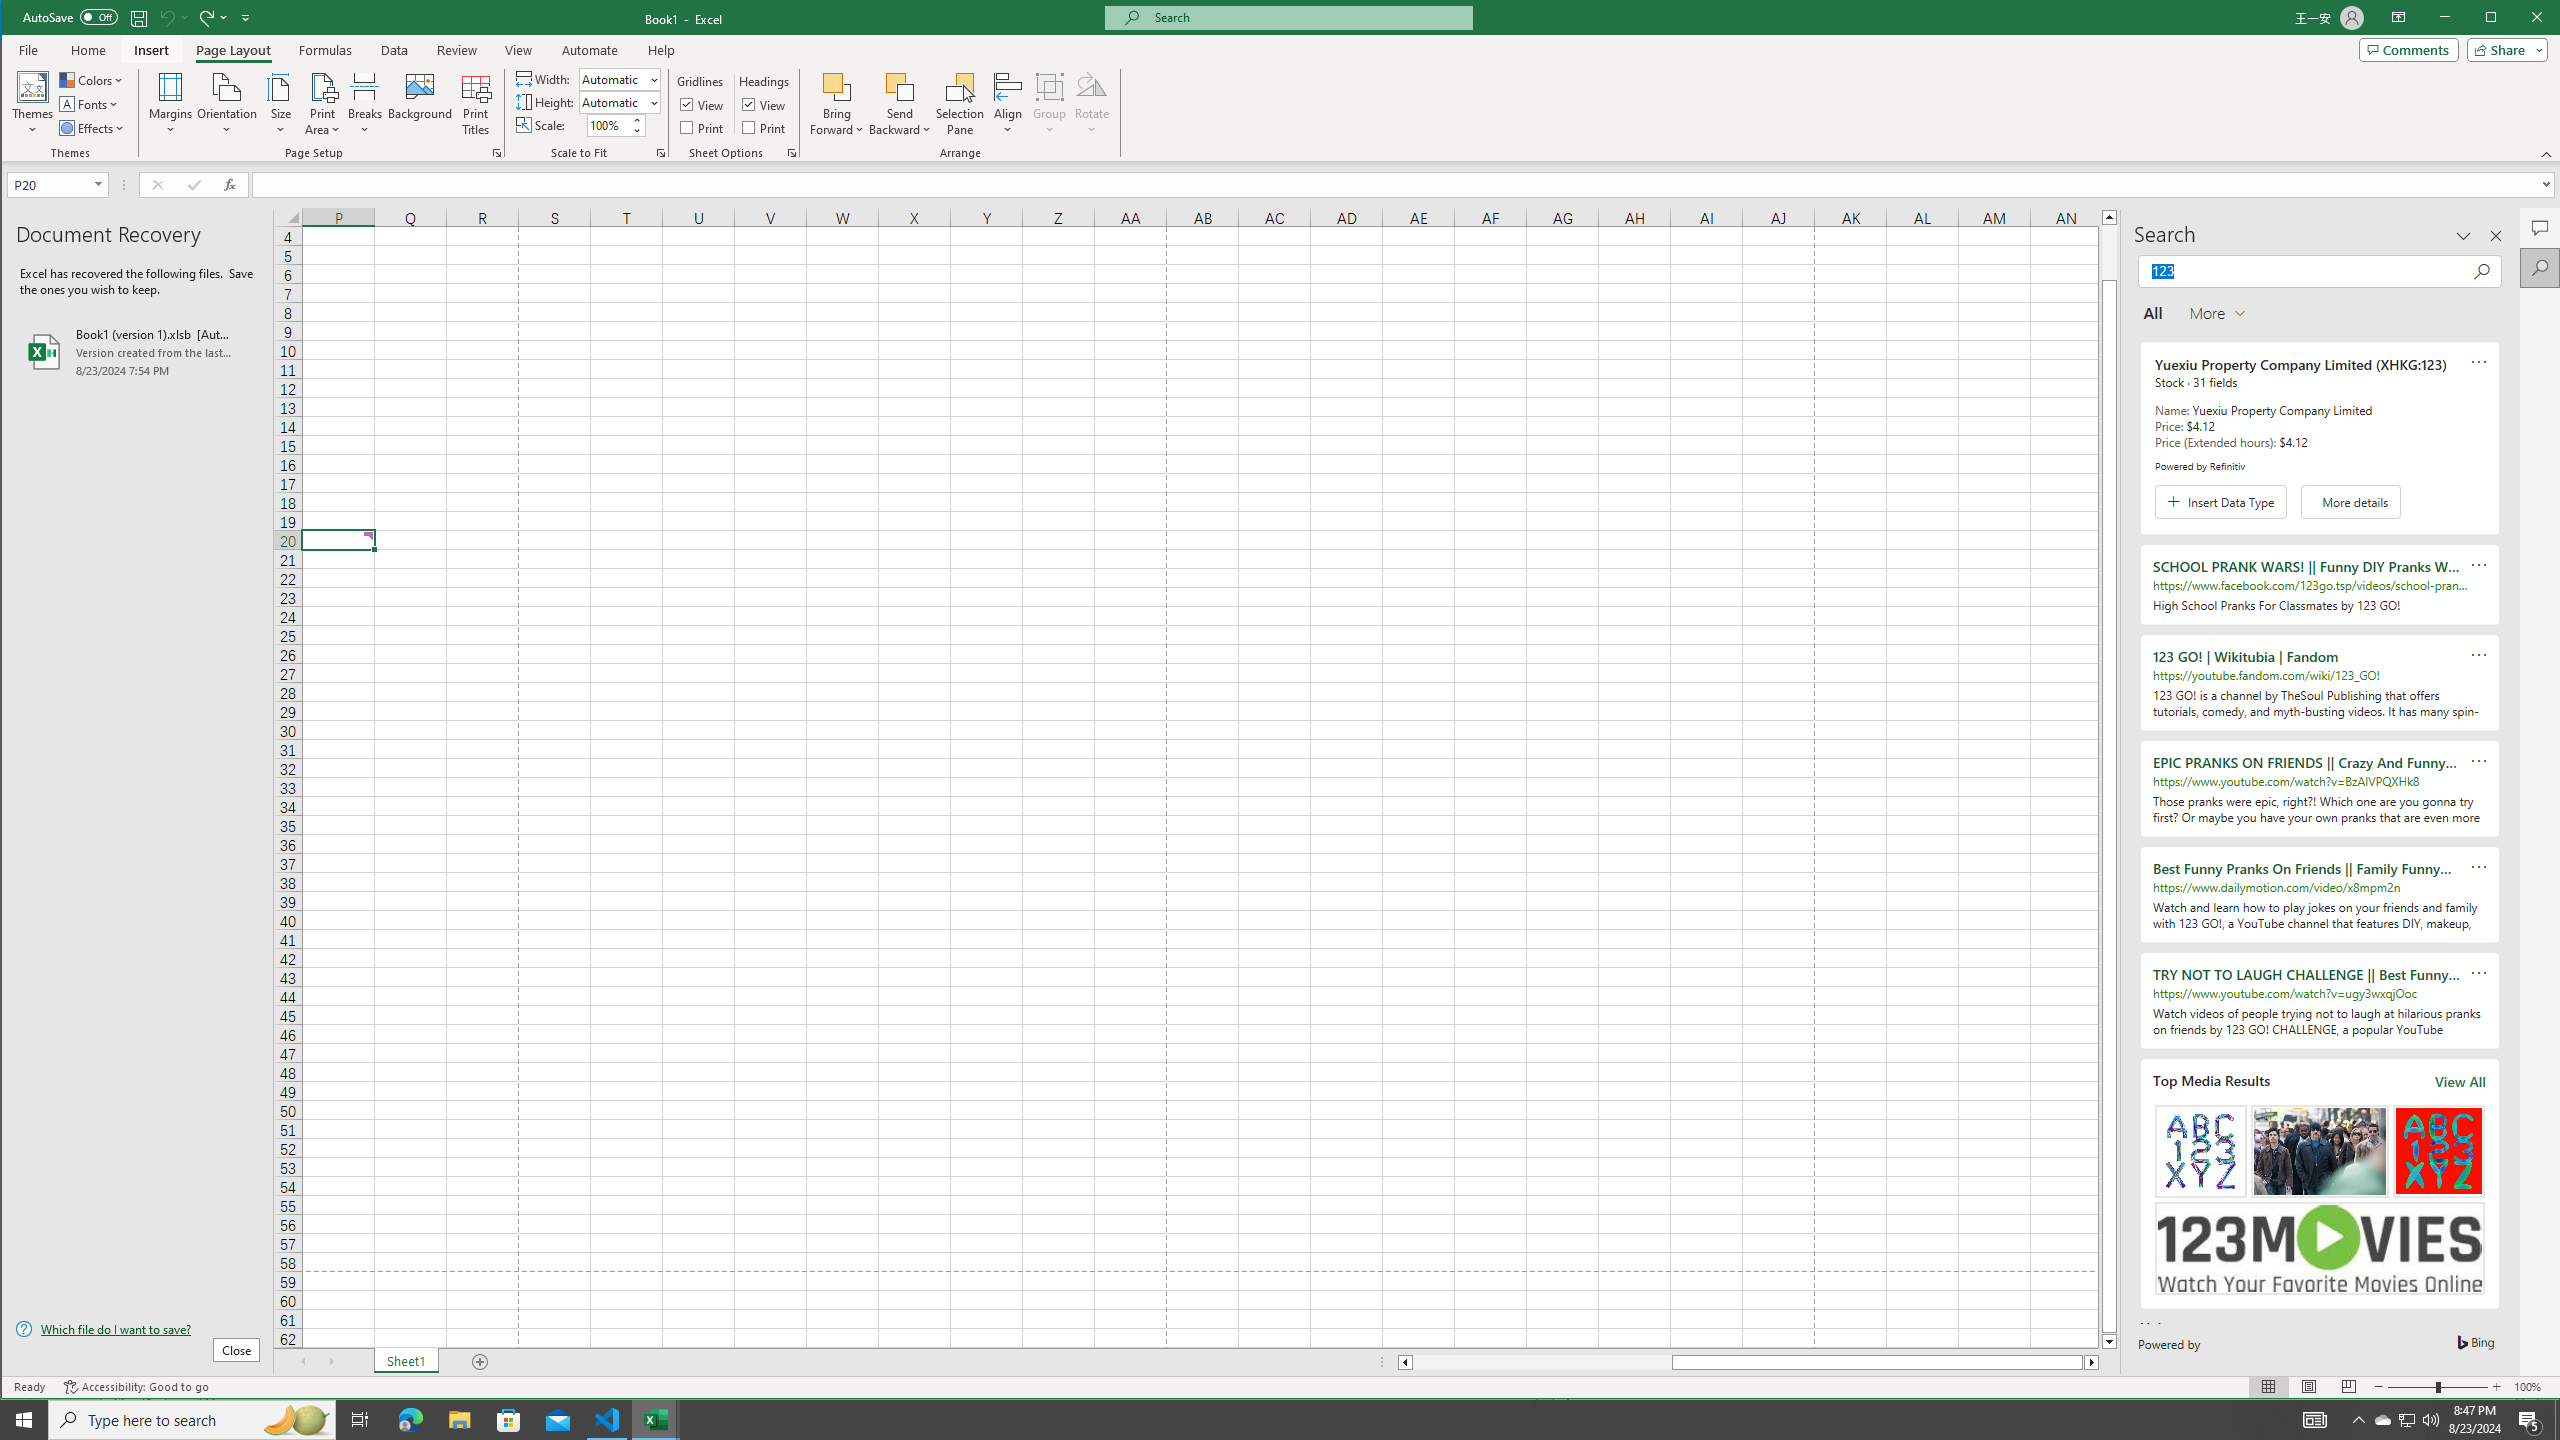 The height and width of the screenshot is (1440, 2560). Describe the element at coordinates (509, 1418) in the screenshot. I see `'Microsoft Store'` at that location.